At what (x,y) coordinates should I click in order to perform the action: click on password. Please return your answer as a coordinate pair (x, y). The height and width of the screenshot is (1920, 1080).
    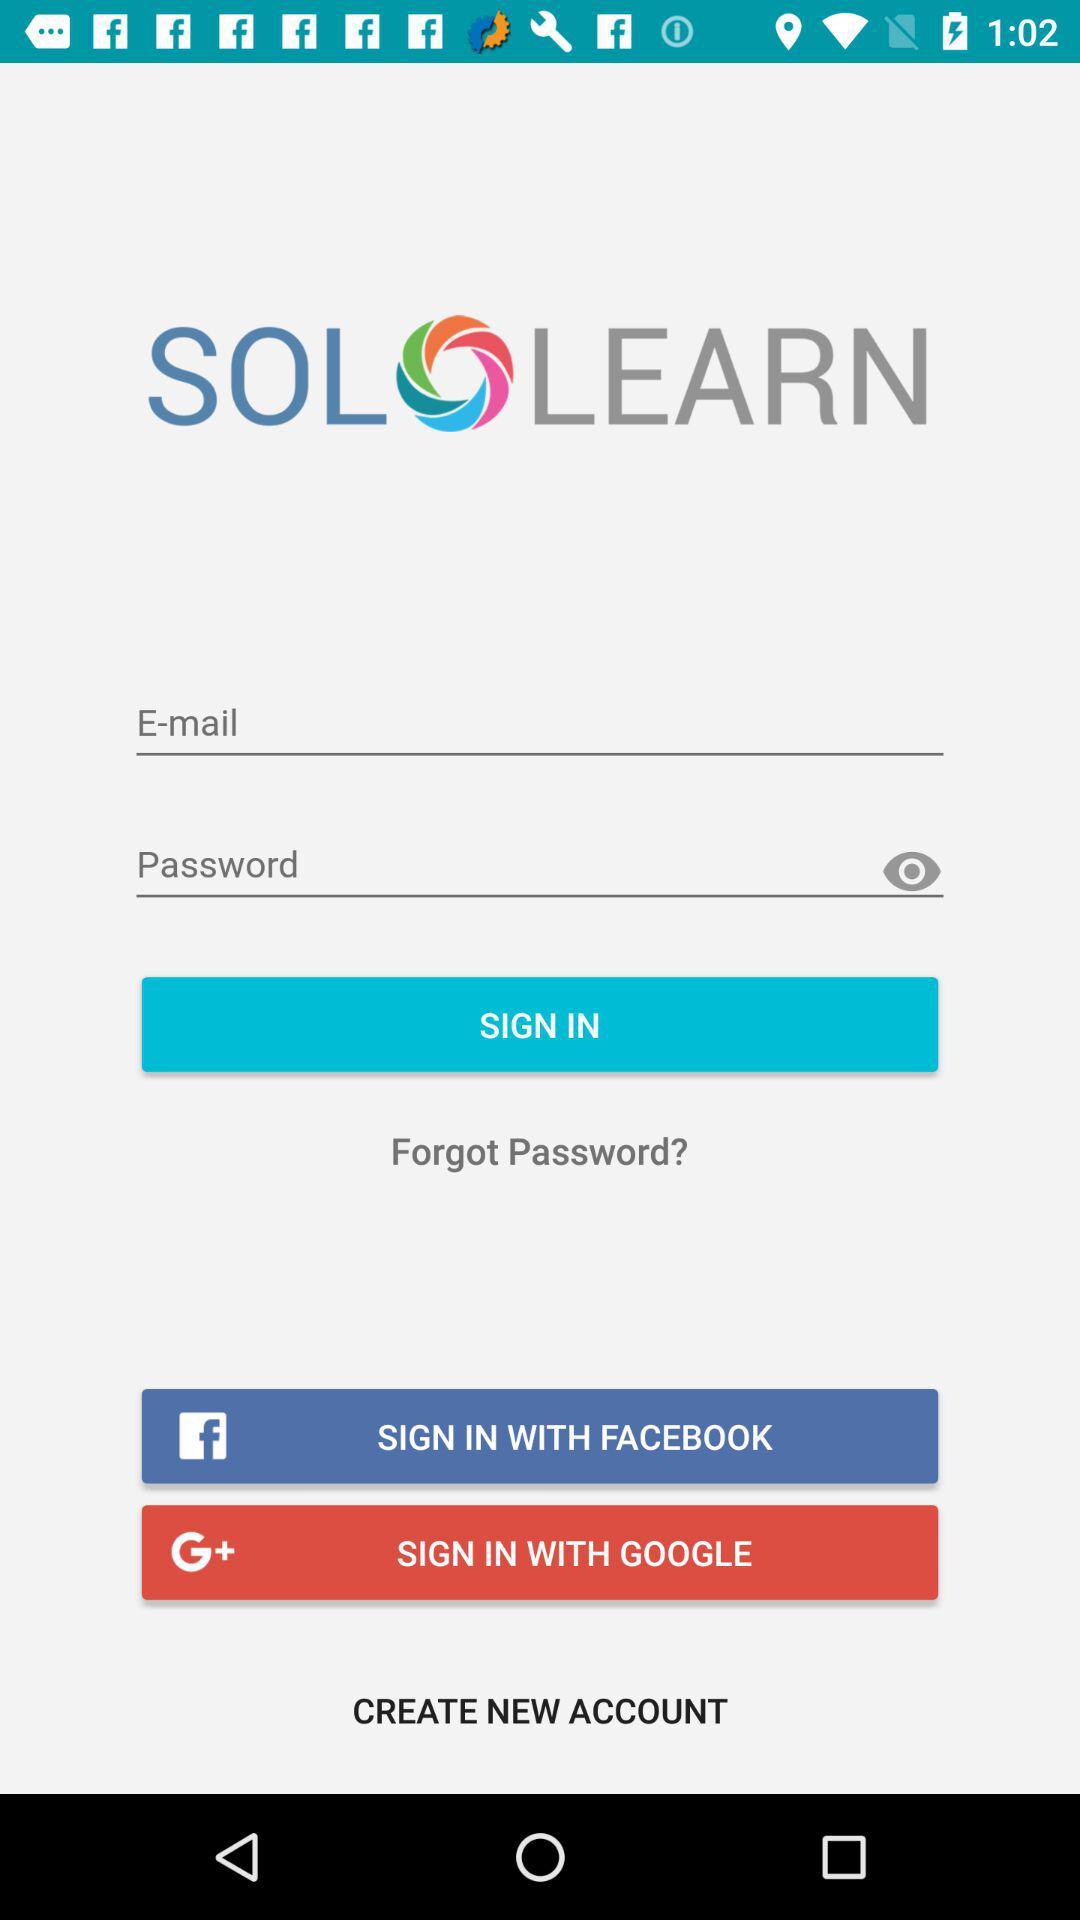
    Looking at the image, I should click on (540, 865).